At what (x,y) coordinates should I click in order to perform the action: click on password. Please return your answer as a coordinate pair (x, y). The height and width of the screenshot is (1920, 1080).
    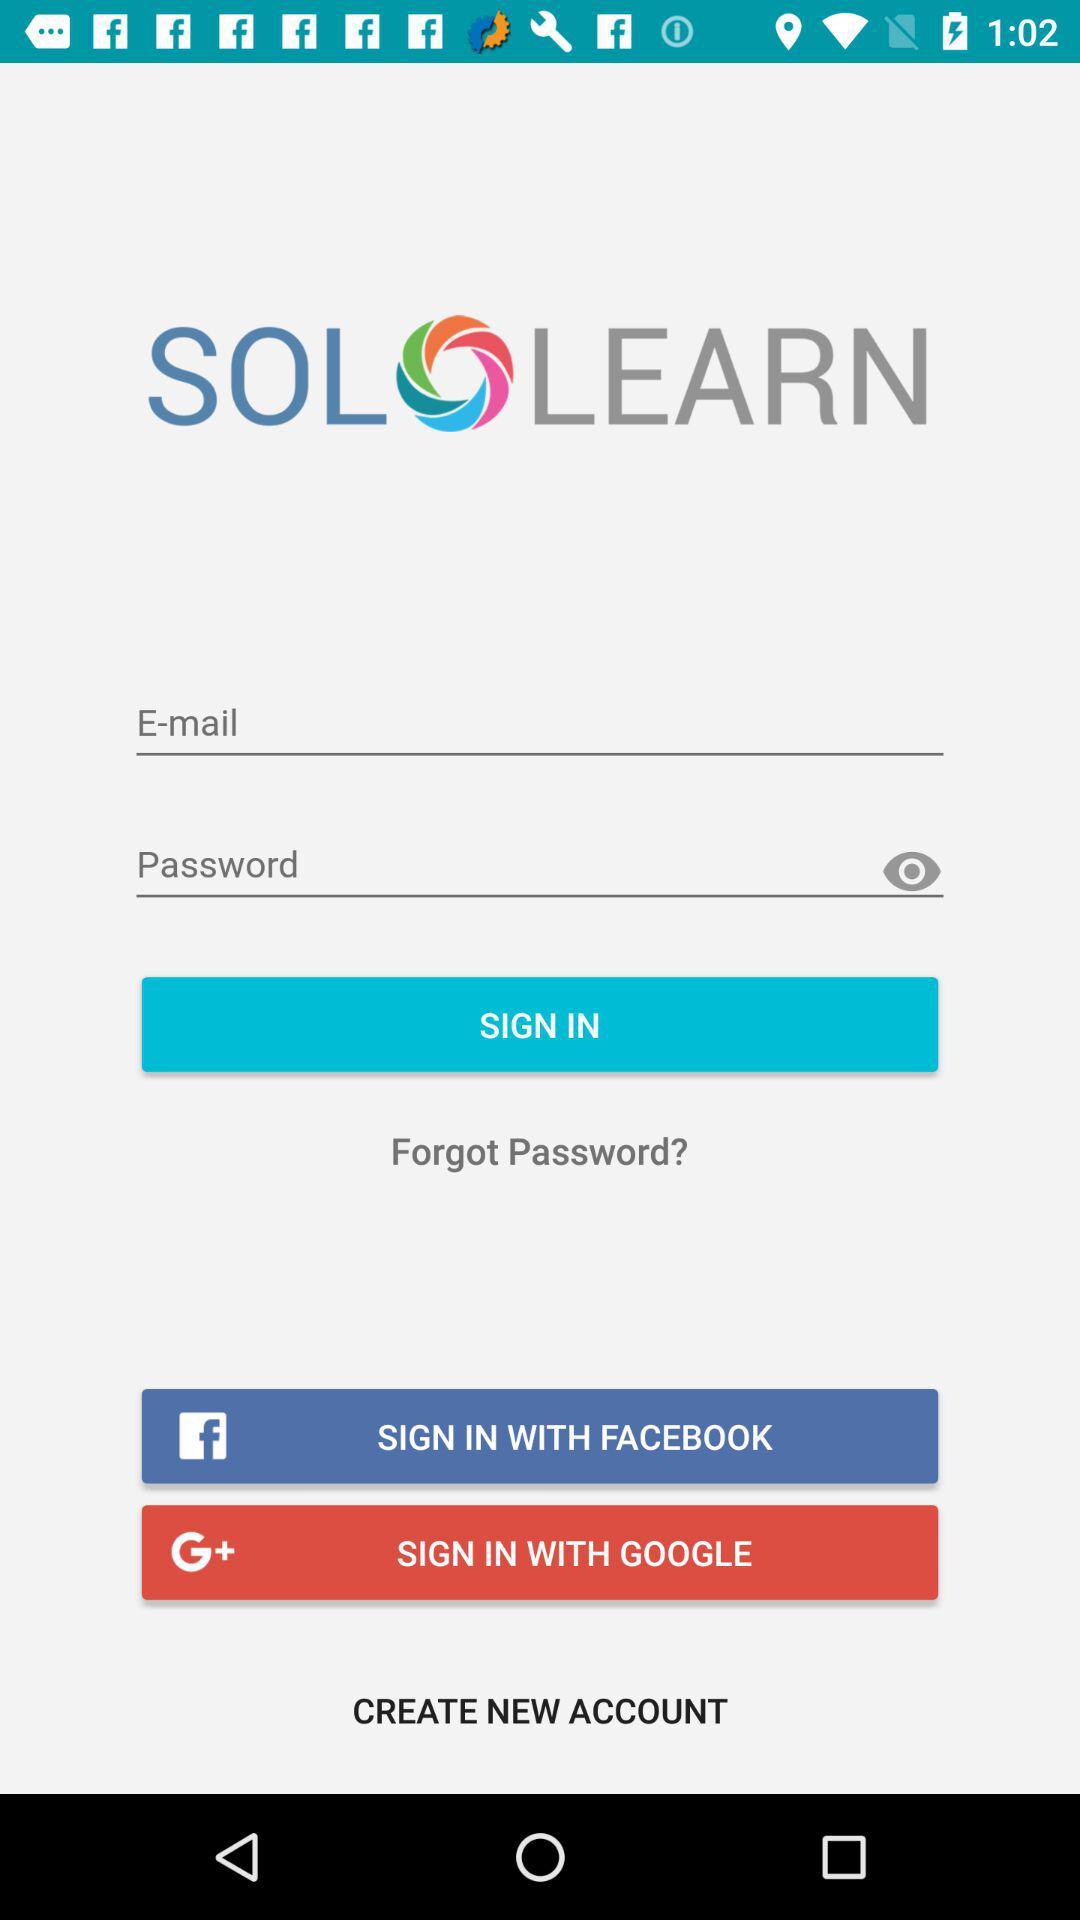
    Looking at the image, I should click on (540, 865).